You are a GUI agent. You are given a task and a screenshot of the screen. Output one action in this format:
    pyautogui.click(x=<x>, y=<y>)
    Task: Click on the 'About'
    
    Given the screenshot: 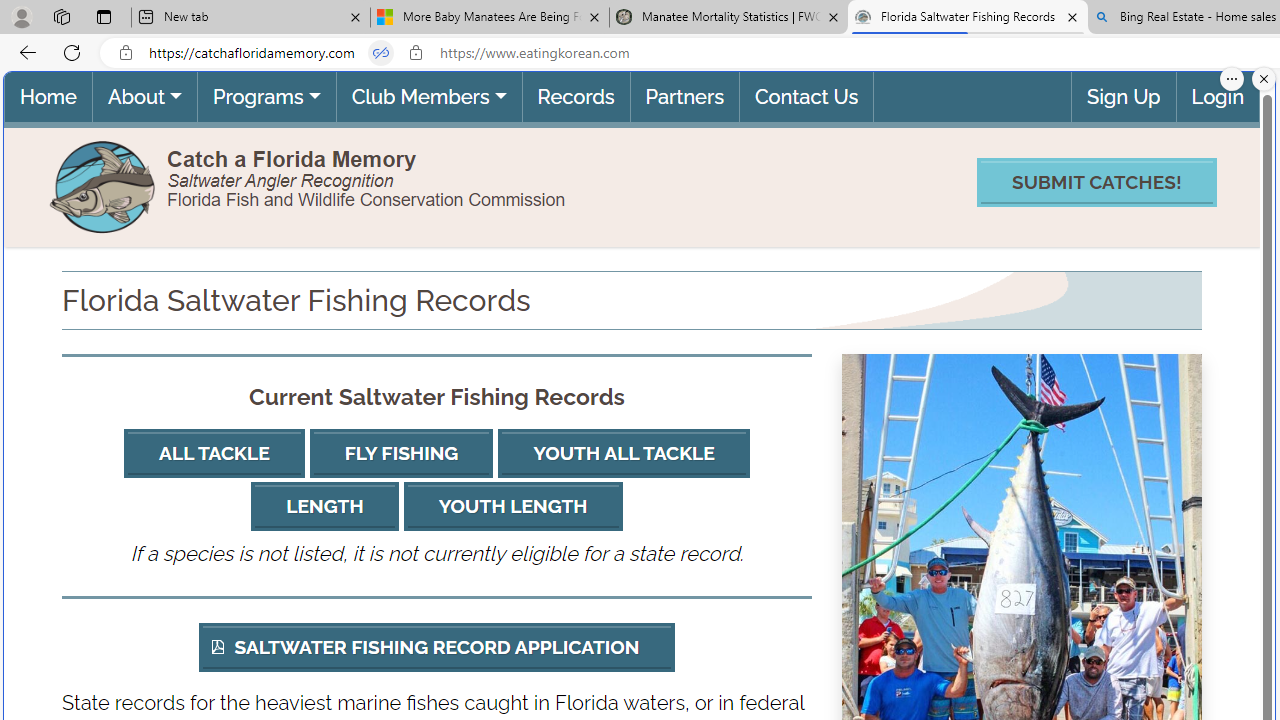 What is the action you would take?
    pyautogui.click(x=143, y=96)
    